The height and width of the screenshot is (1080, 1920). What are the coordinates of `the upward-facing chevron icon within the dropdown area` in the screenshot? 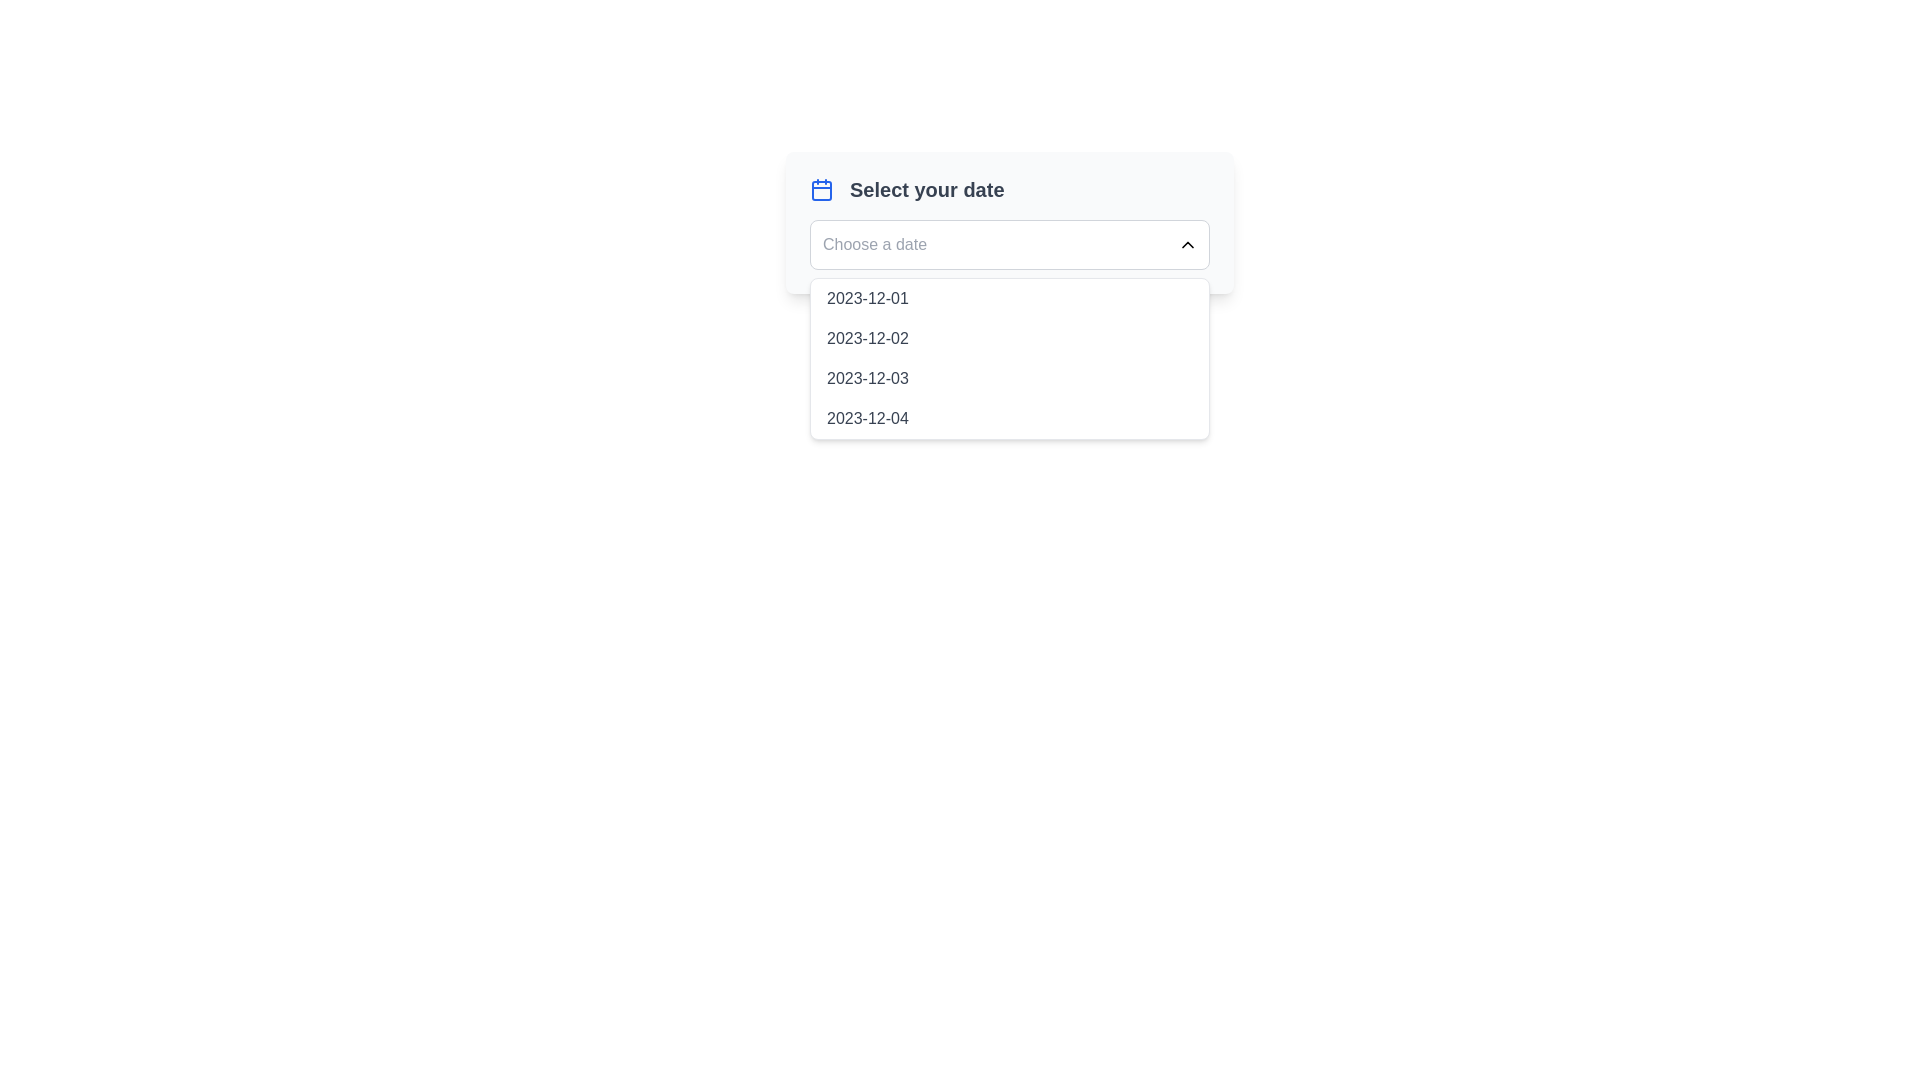 It's located at (1188, 244).